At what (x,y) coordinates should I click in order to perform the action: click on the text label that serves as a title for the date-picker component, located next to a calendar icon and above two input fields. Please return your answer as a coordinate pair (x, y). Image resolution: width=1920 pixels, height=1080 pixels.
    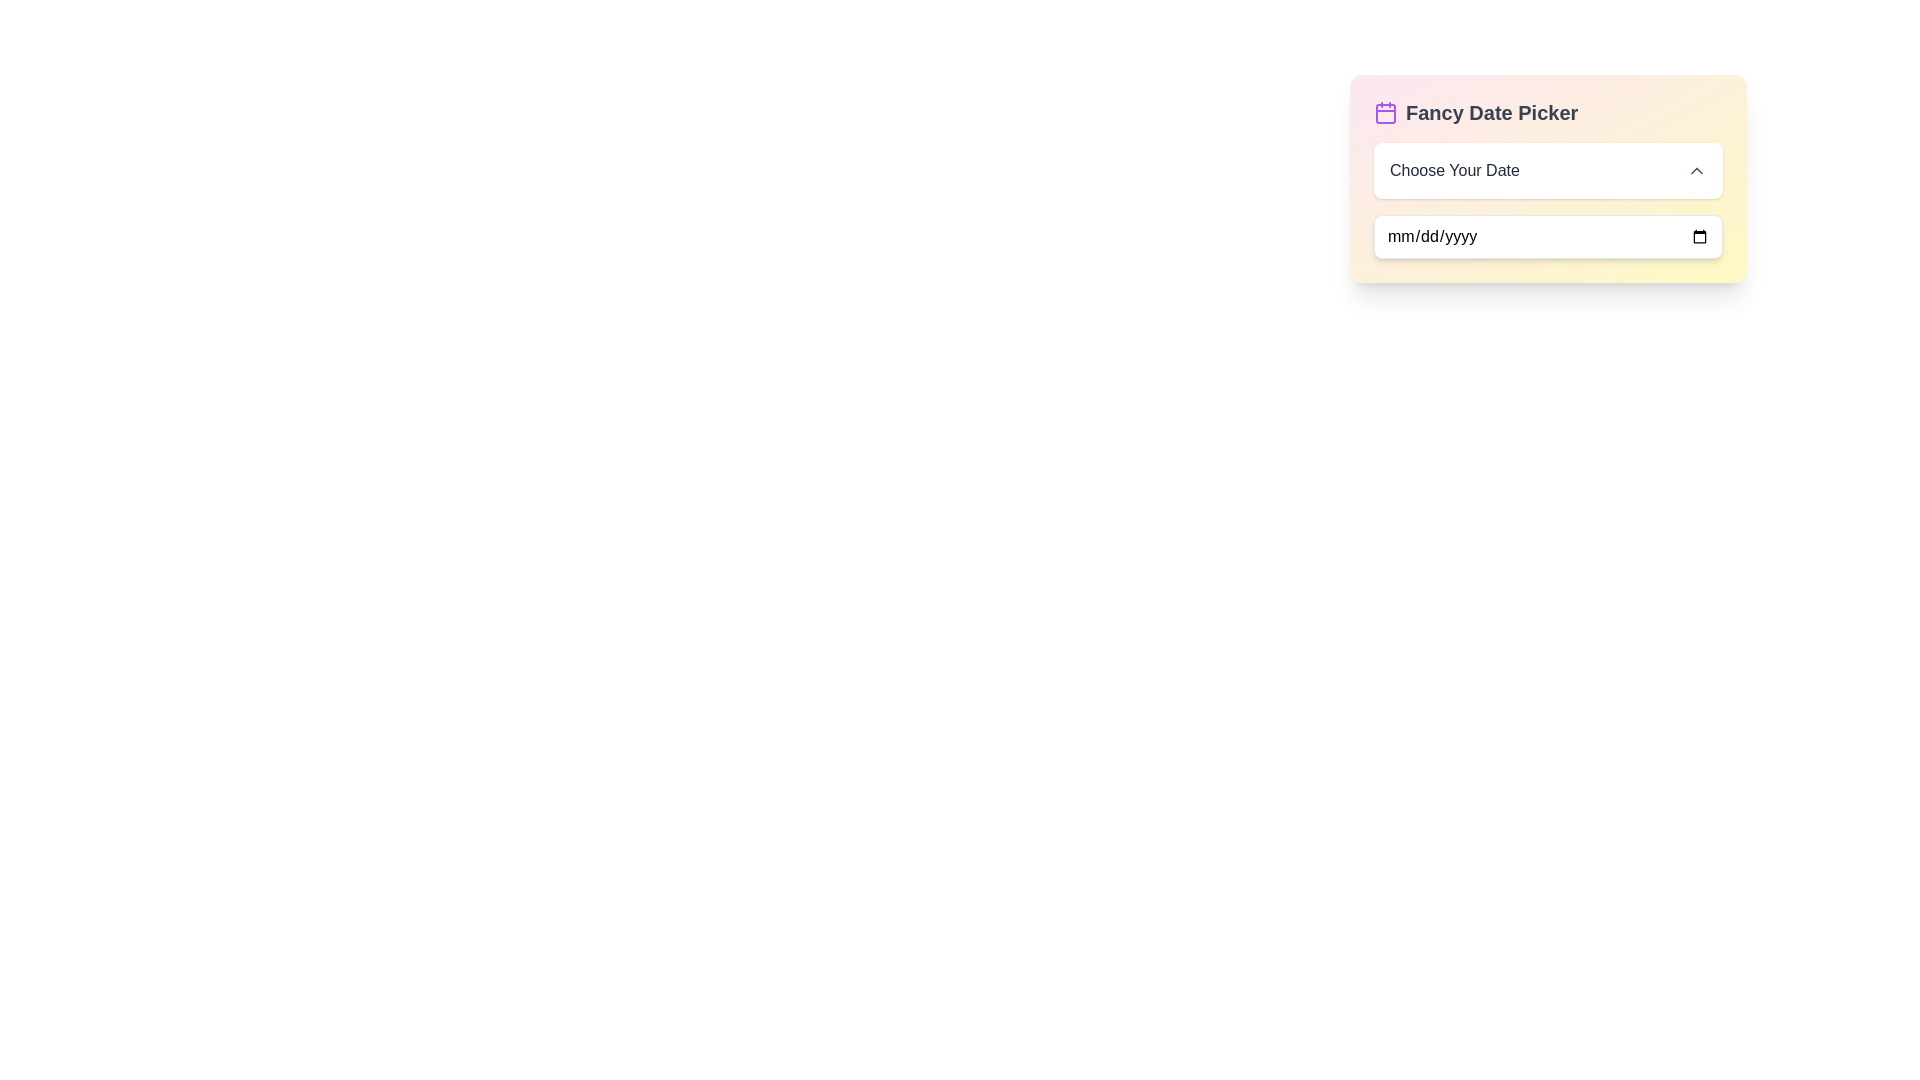
    Looking at the image, I should click on (1492, 112).